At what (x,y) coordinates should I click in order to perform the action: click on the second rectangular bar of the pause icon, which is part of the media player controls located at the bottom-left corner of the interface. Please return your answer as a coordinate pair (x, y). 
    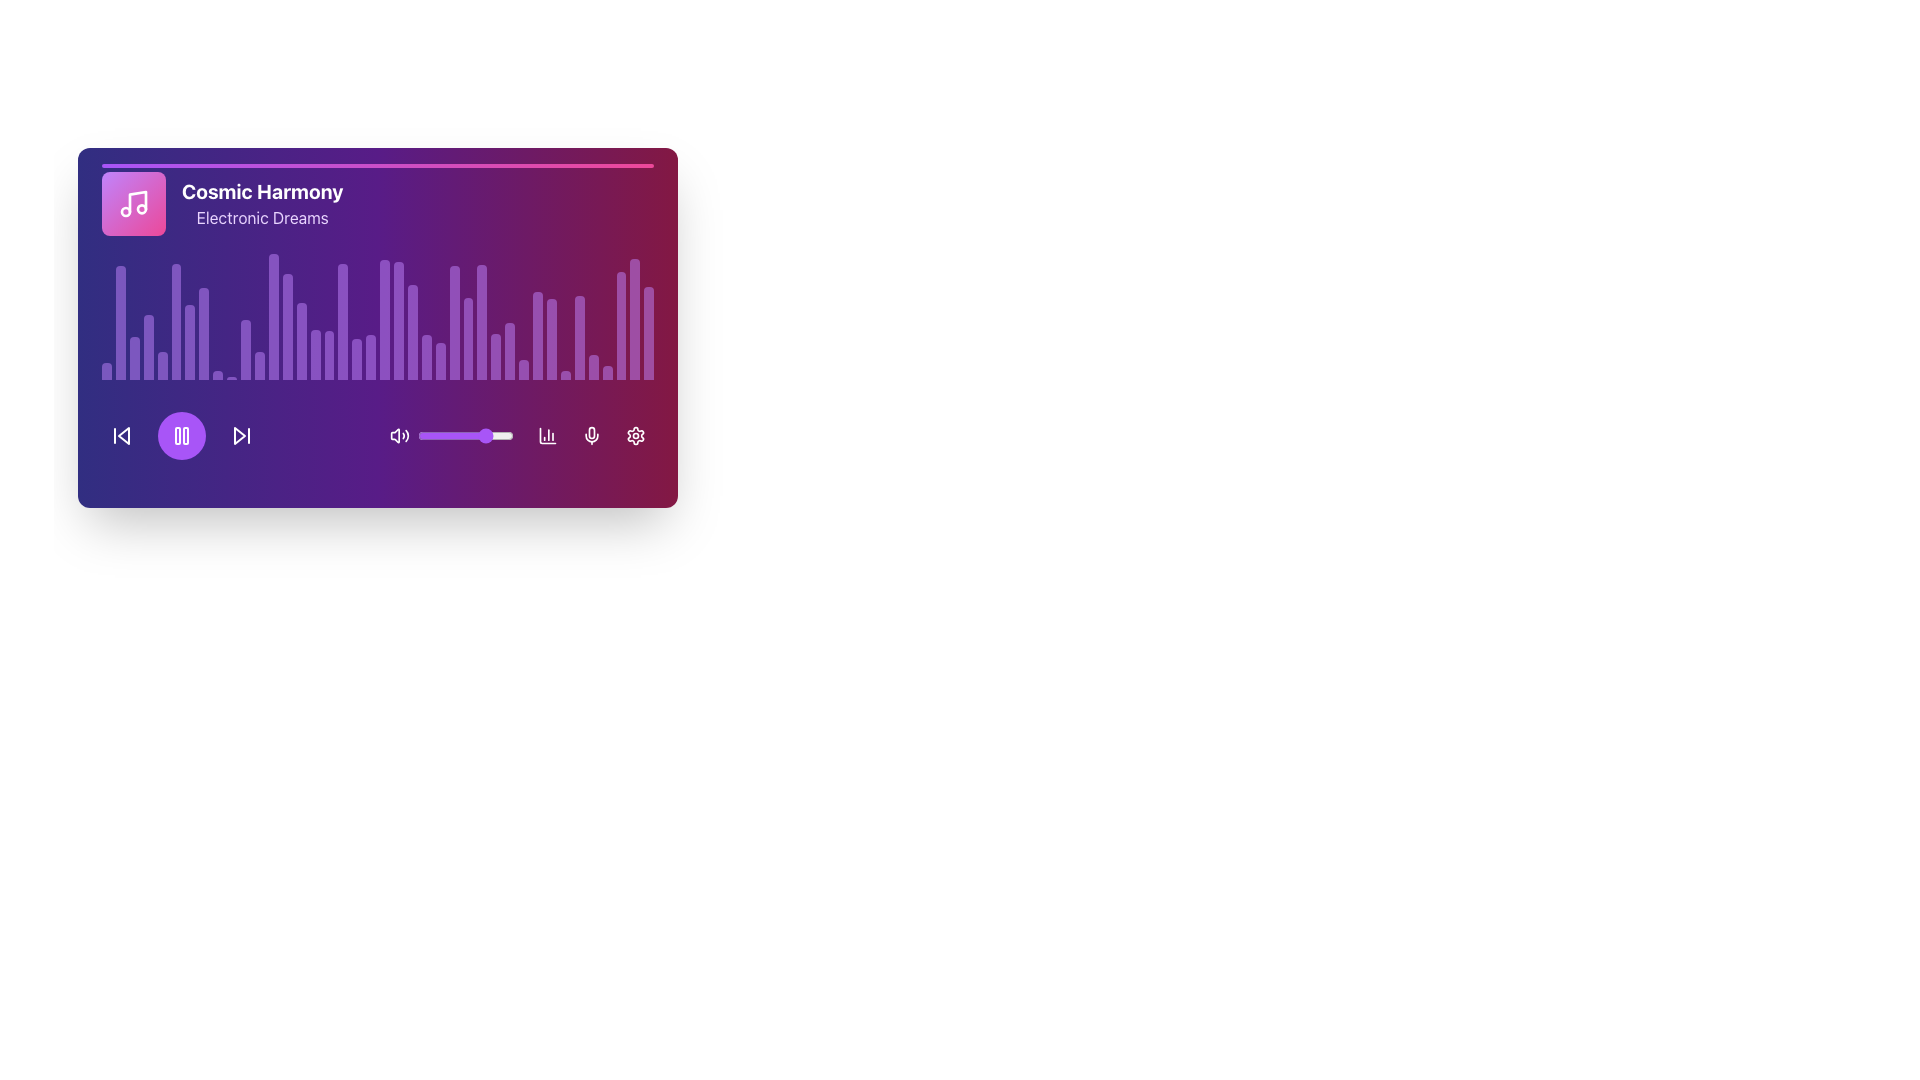
    Looking at the image, I should click on (186, 434).